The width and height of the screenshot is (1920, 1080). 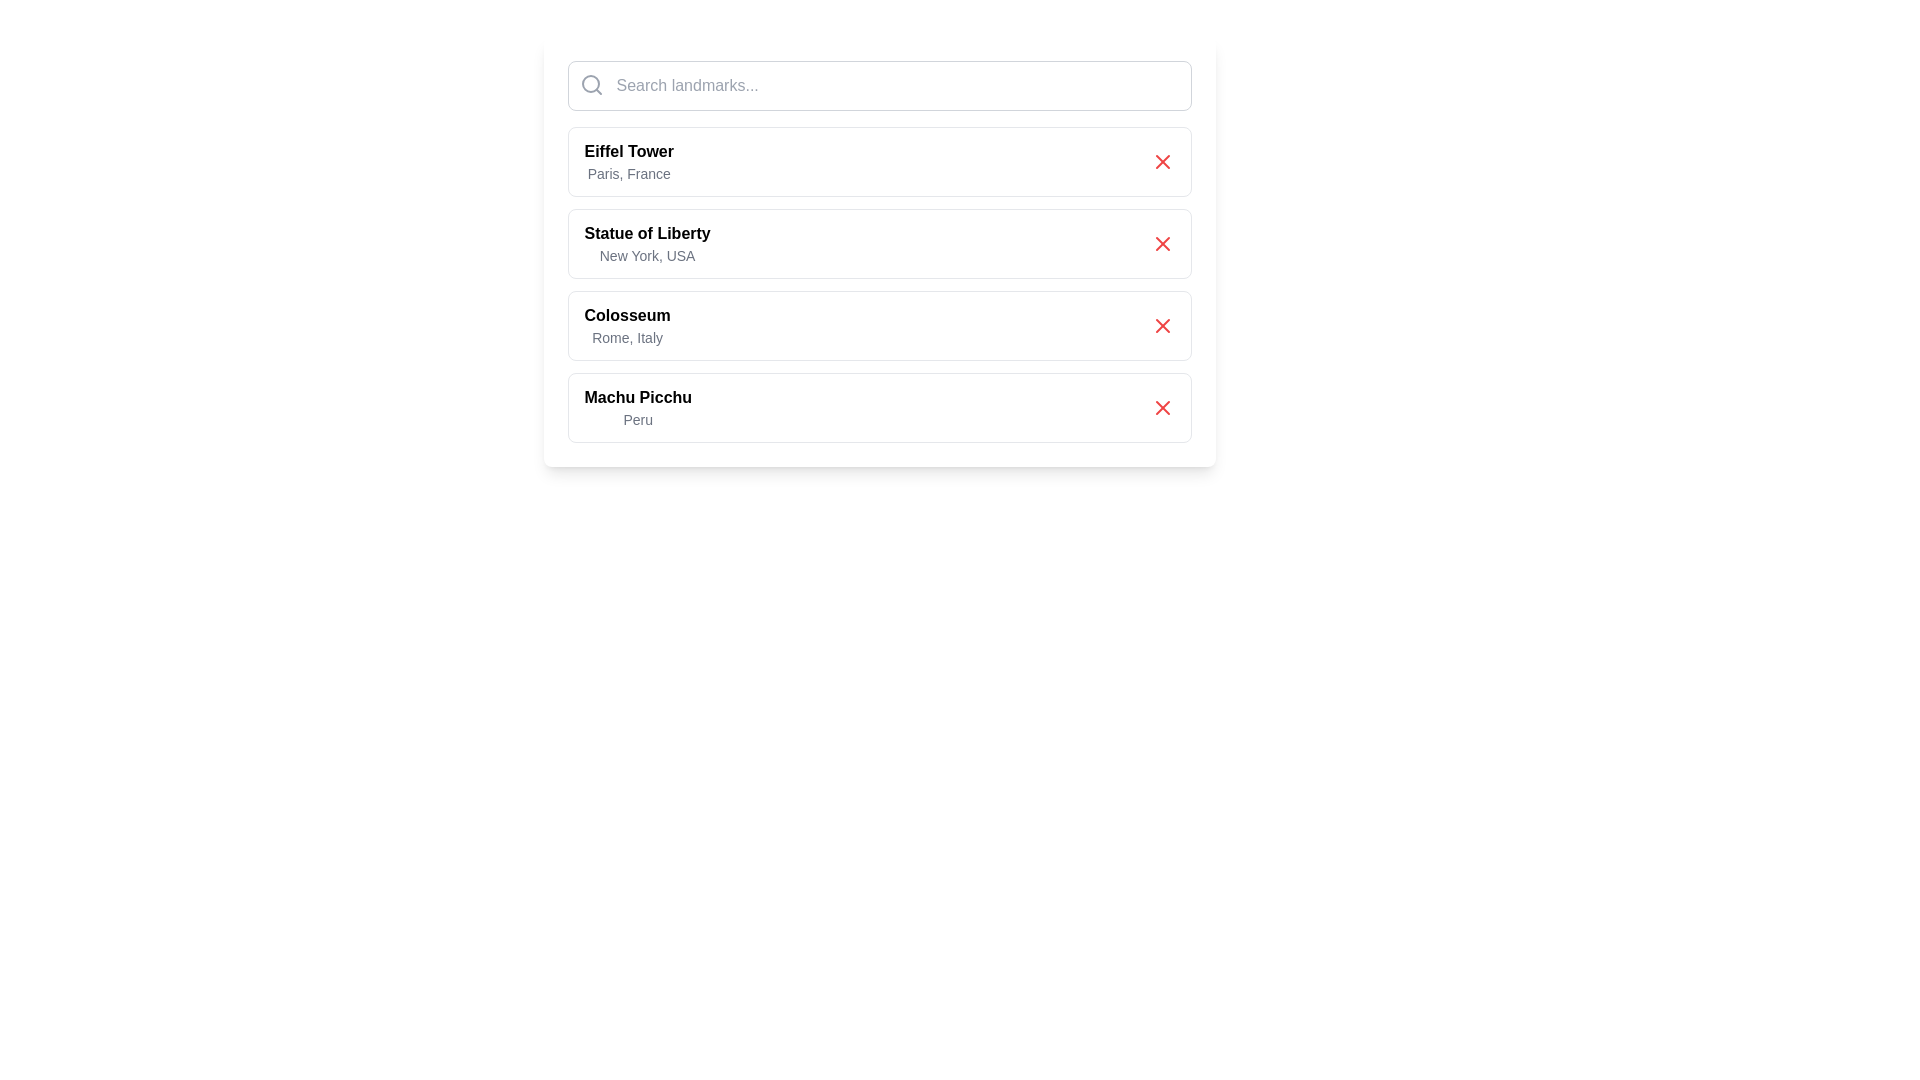 I want to click on the delete button represented by an 'X' symbol, so click(x=1162, y=407).